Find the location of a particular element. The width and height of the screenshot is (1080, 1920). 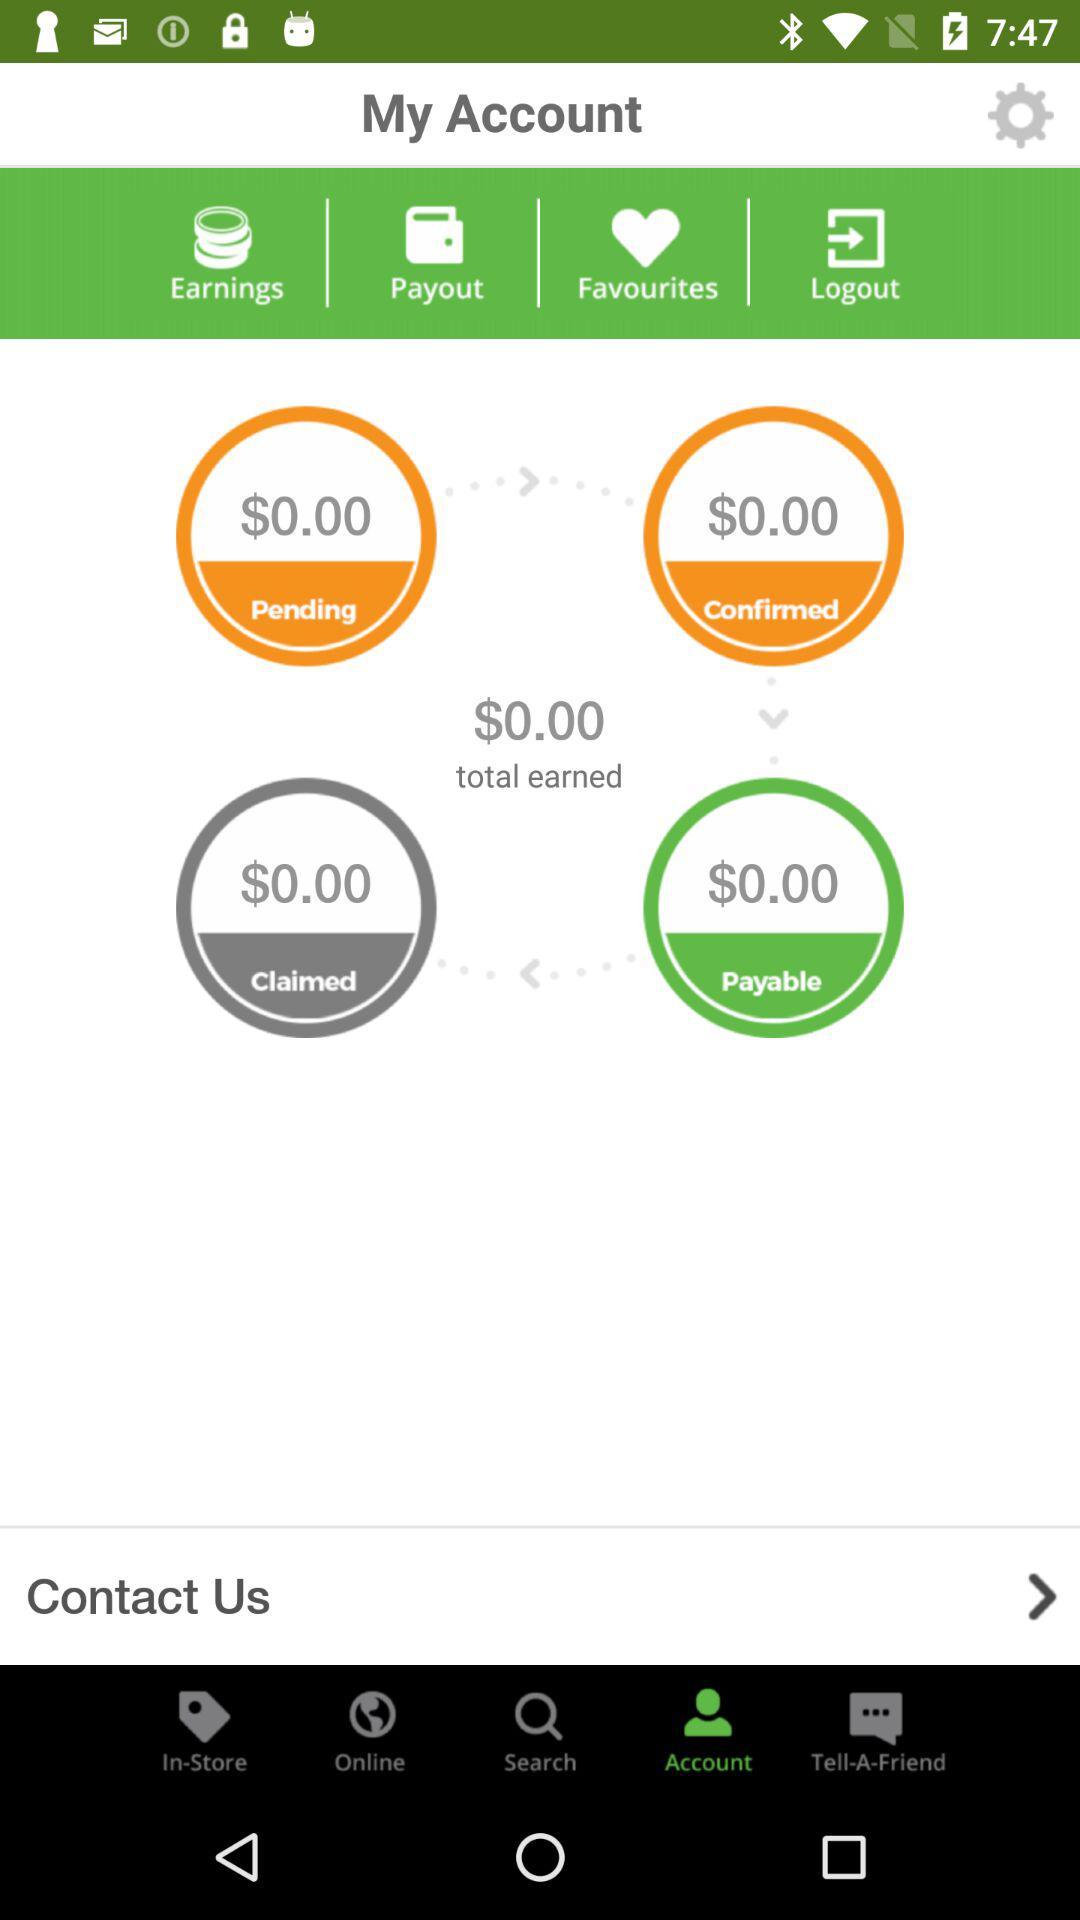

account option is located at coordinates (707, 1728).